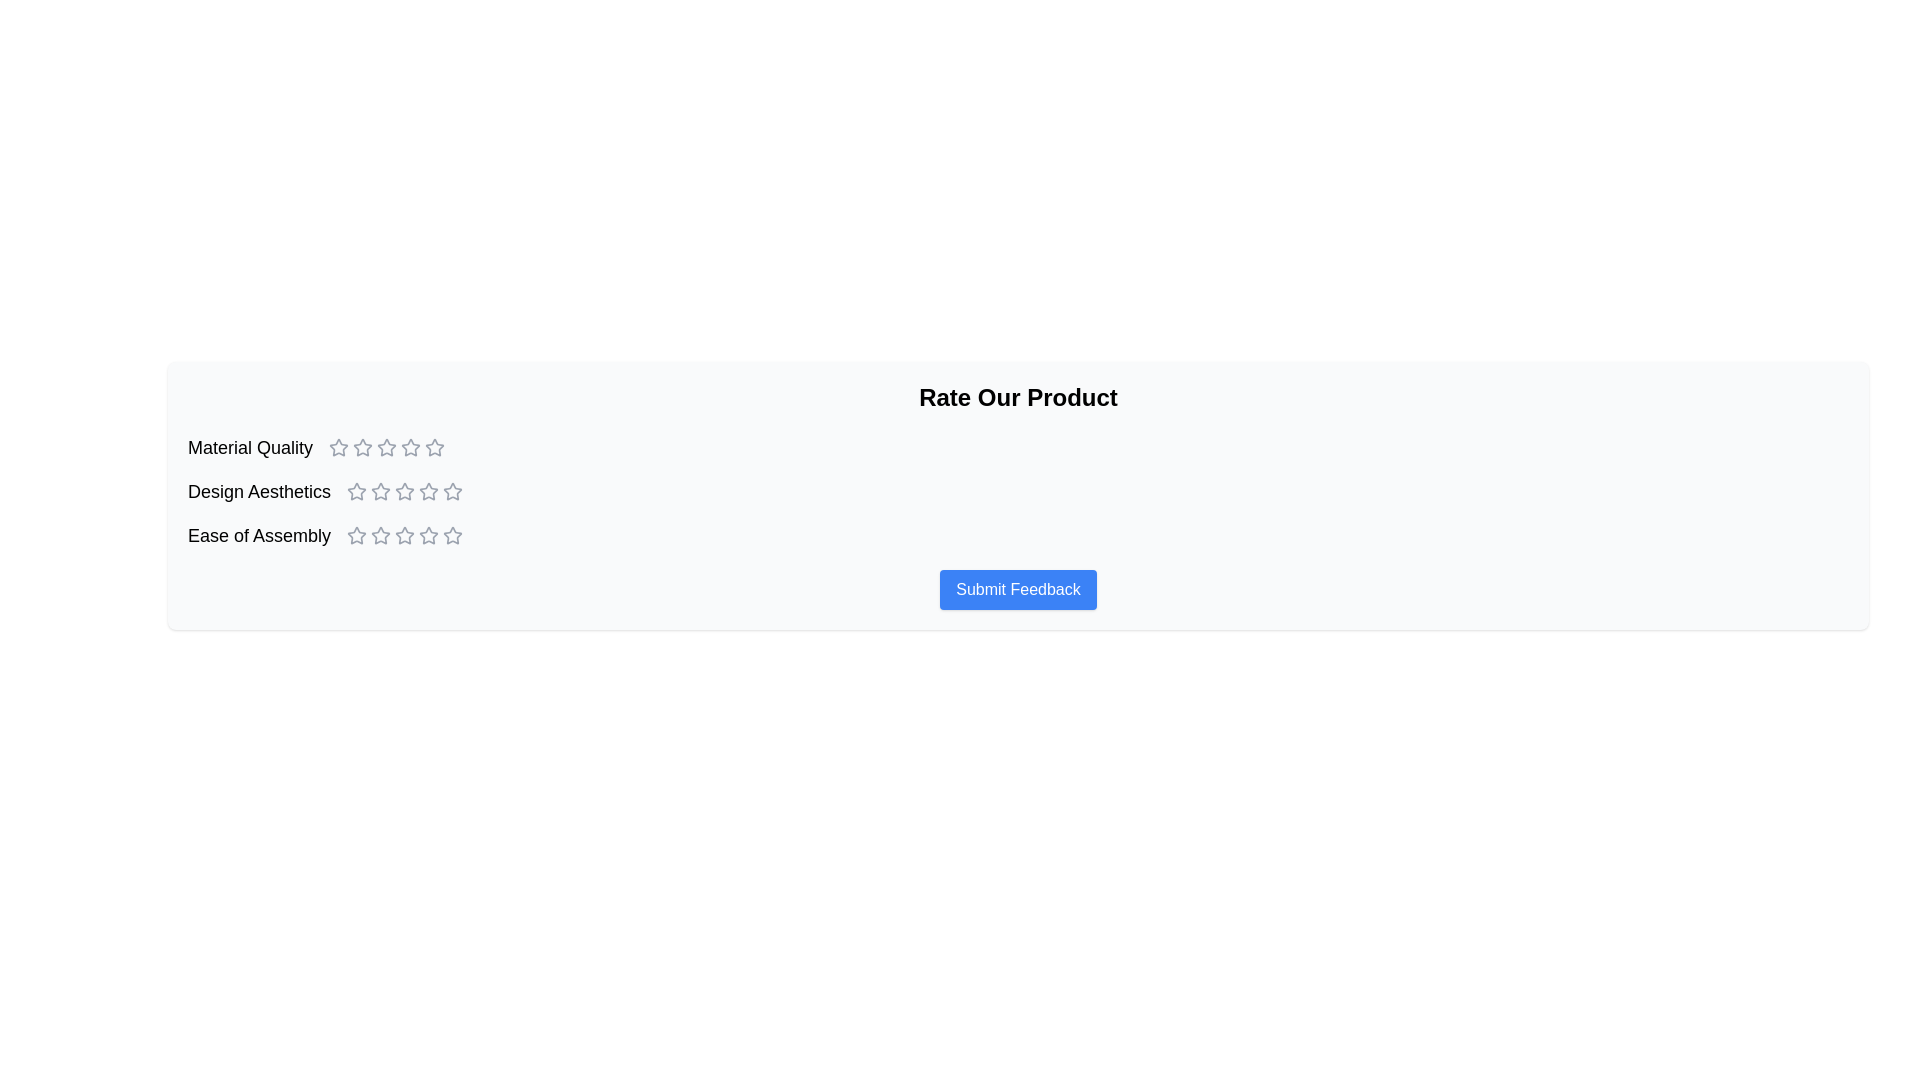 This screenshot has height=1080, width=1920. I want to click on the fifth star icon to rate the product for 'Ease of Assembly', so click(452, 535).